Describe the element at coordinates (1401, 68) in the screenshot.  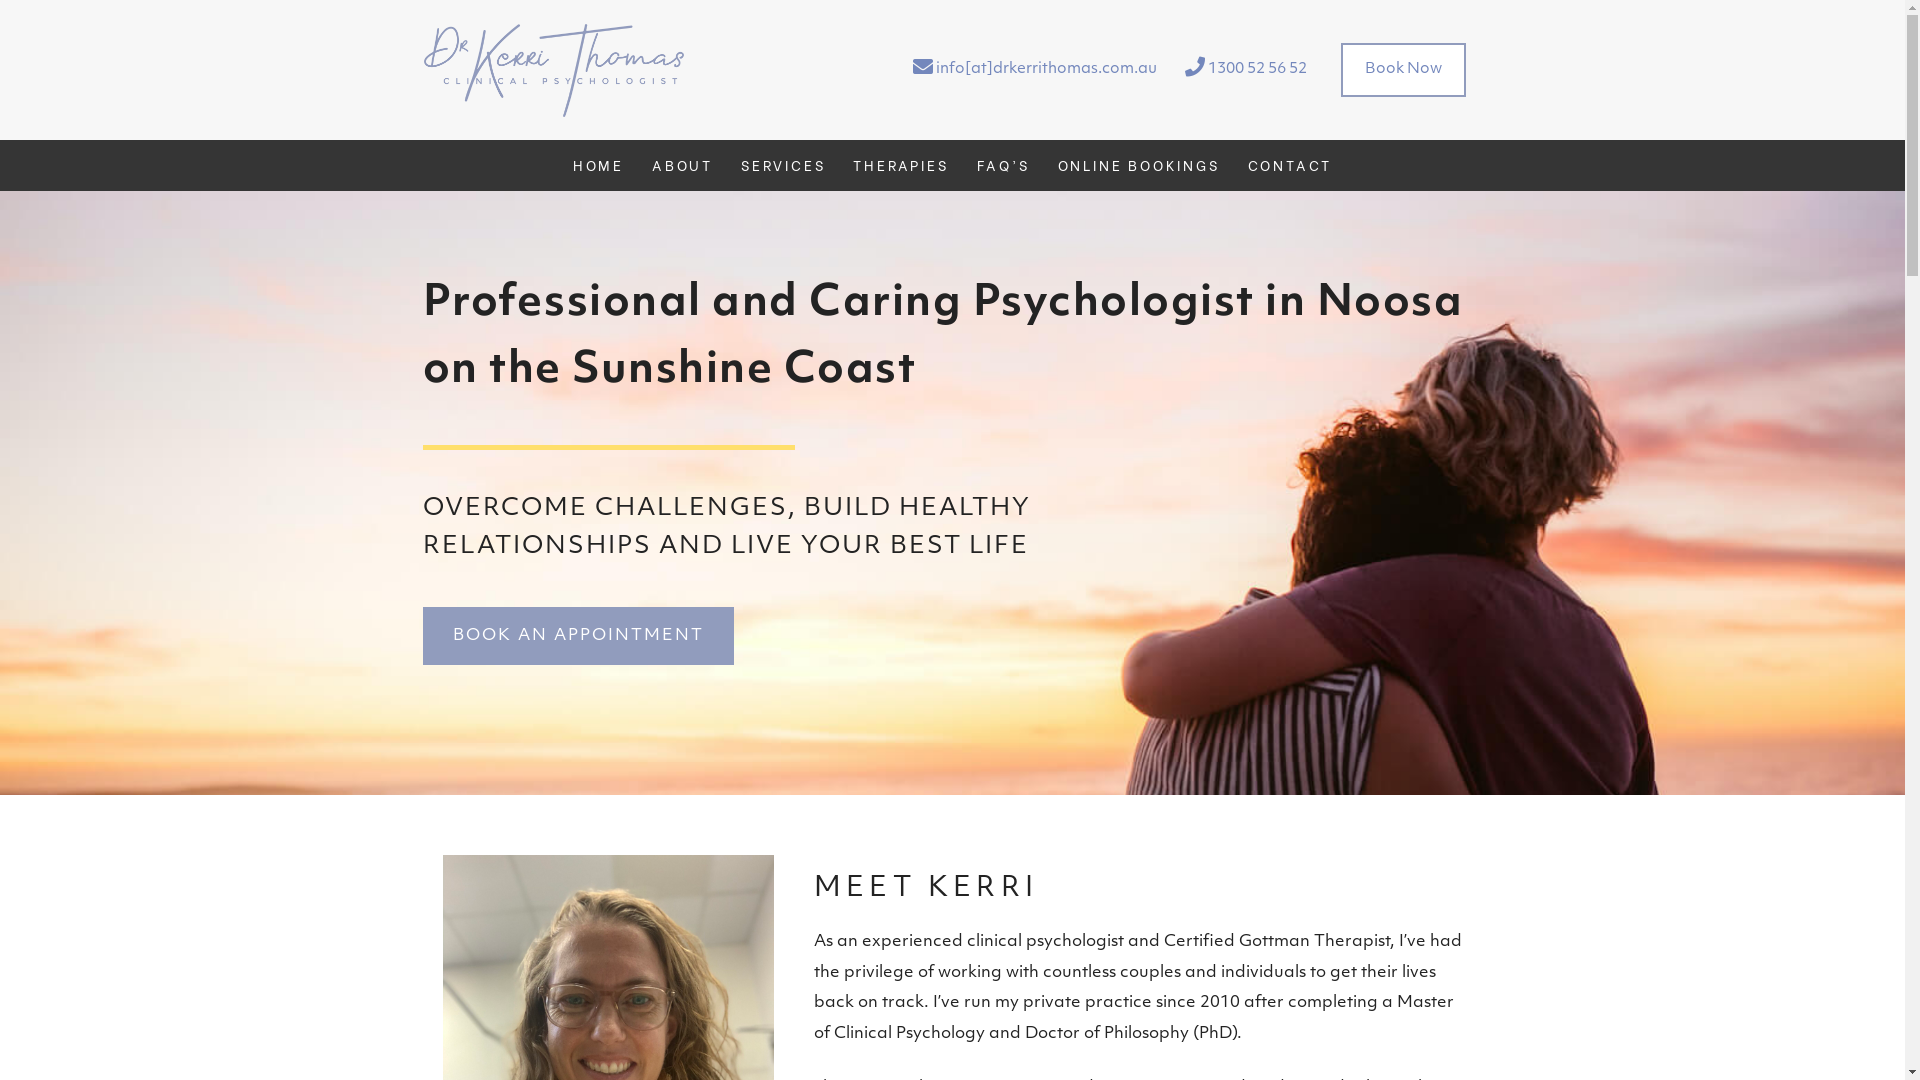
I see `'Book Now'` at that location.